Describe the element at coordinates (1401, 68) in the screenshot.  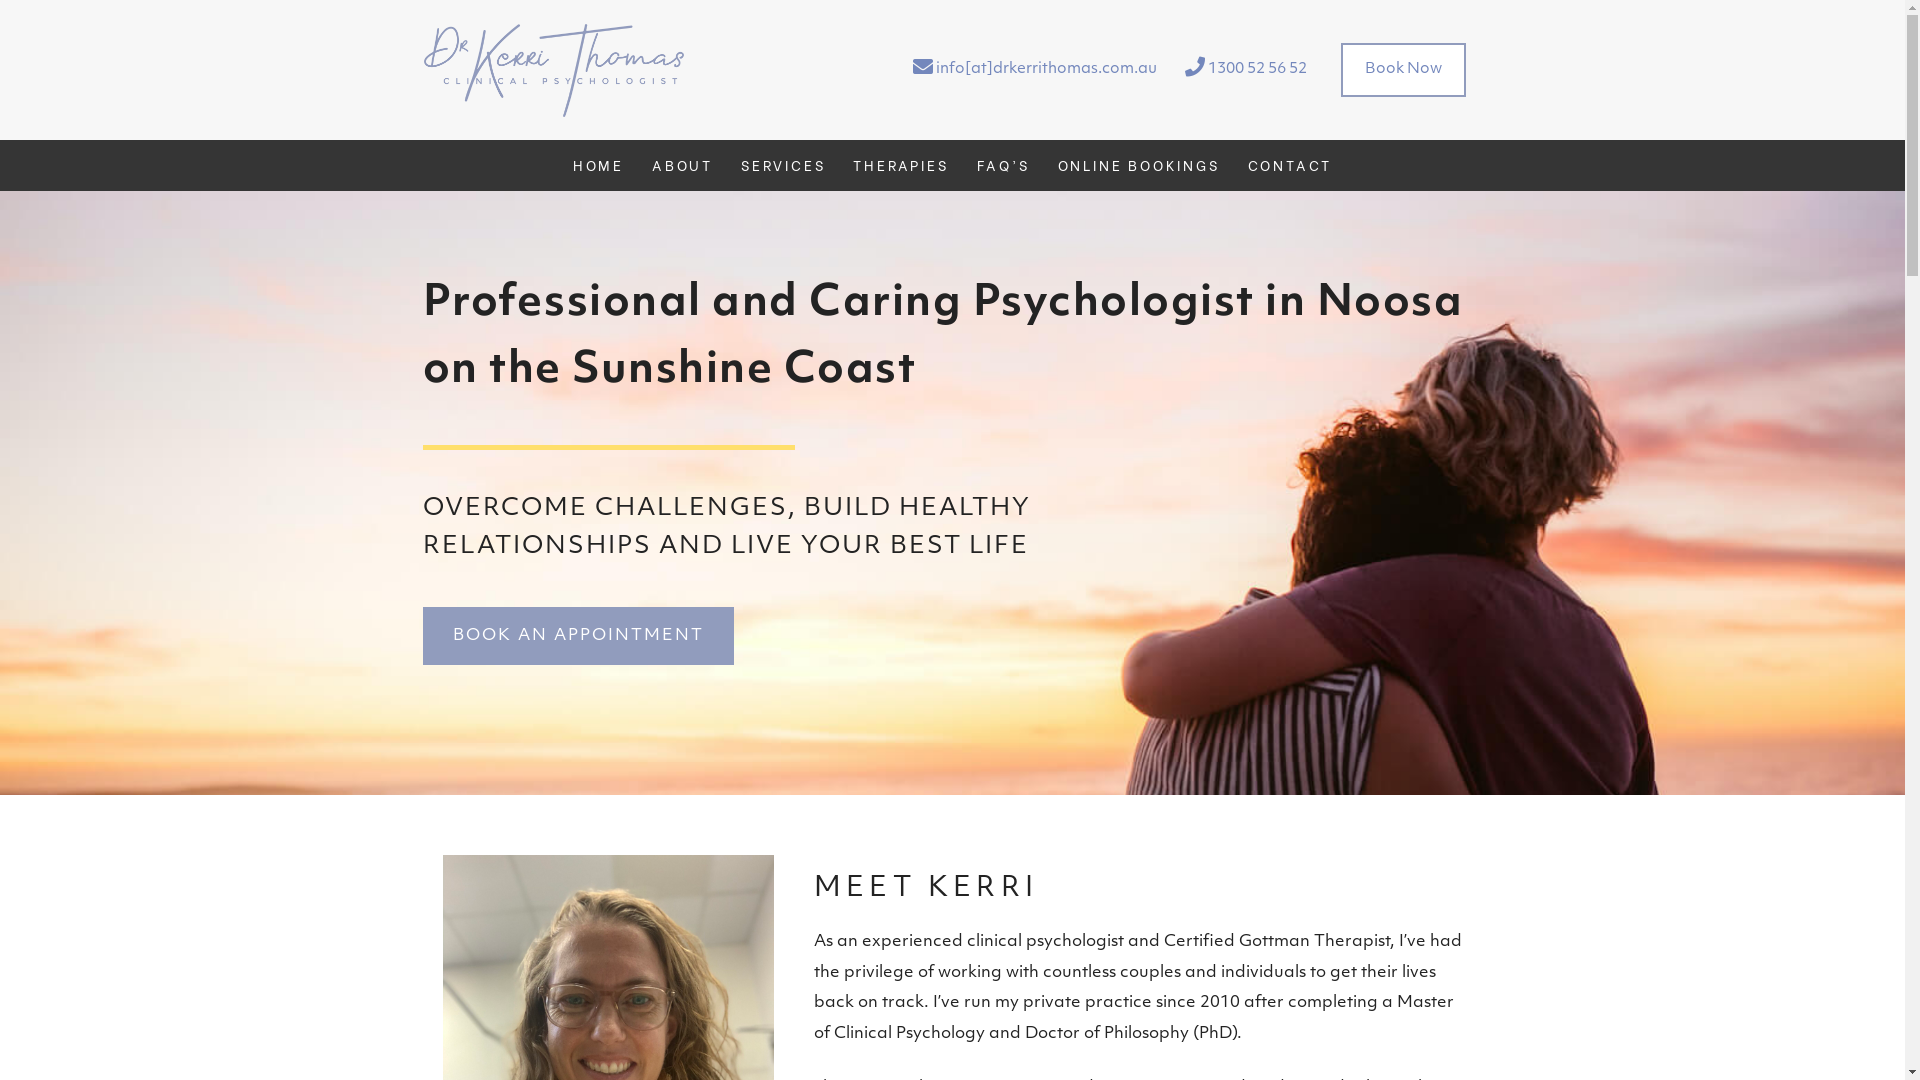
I see `'Book Now'` at that location.